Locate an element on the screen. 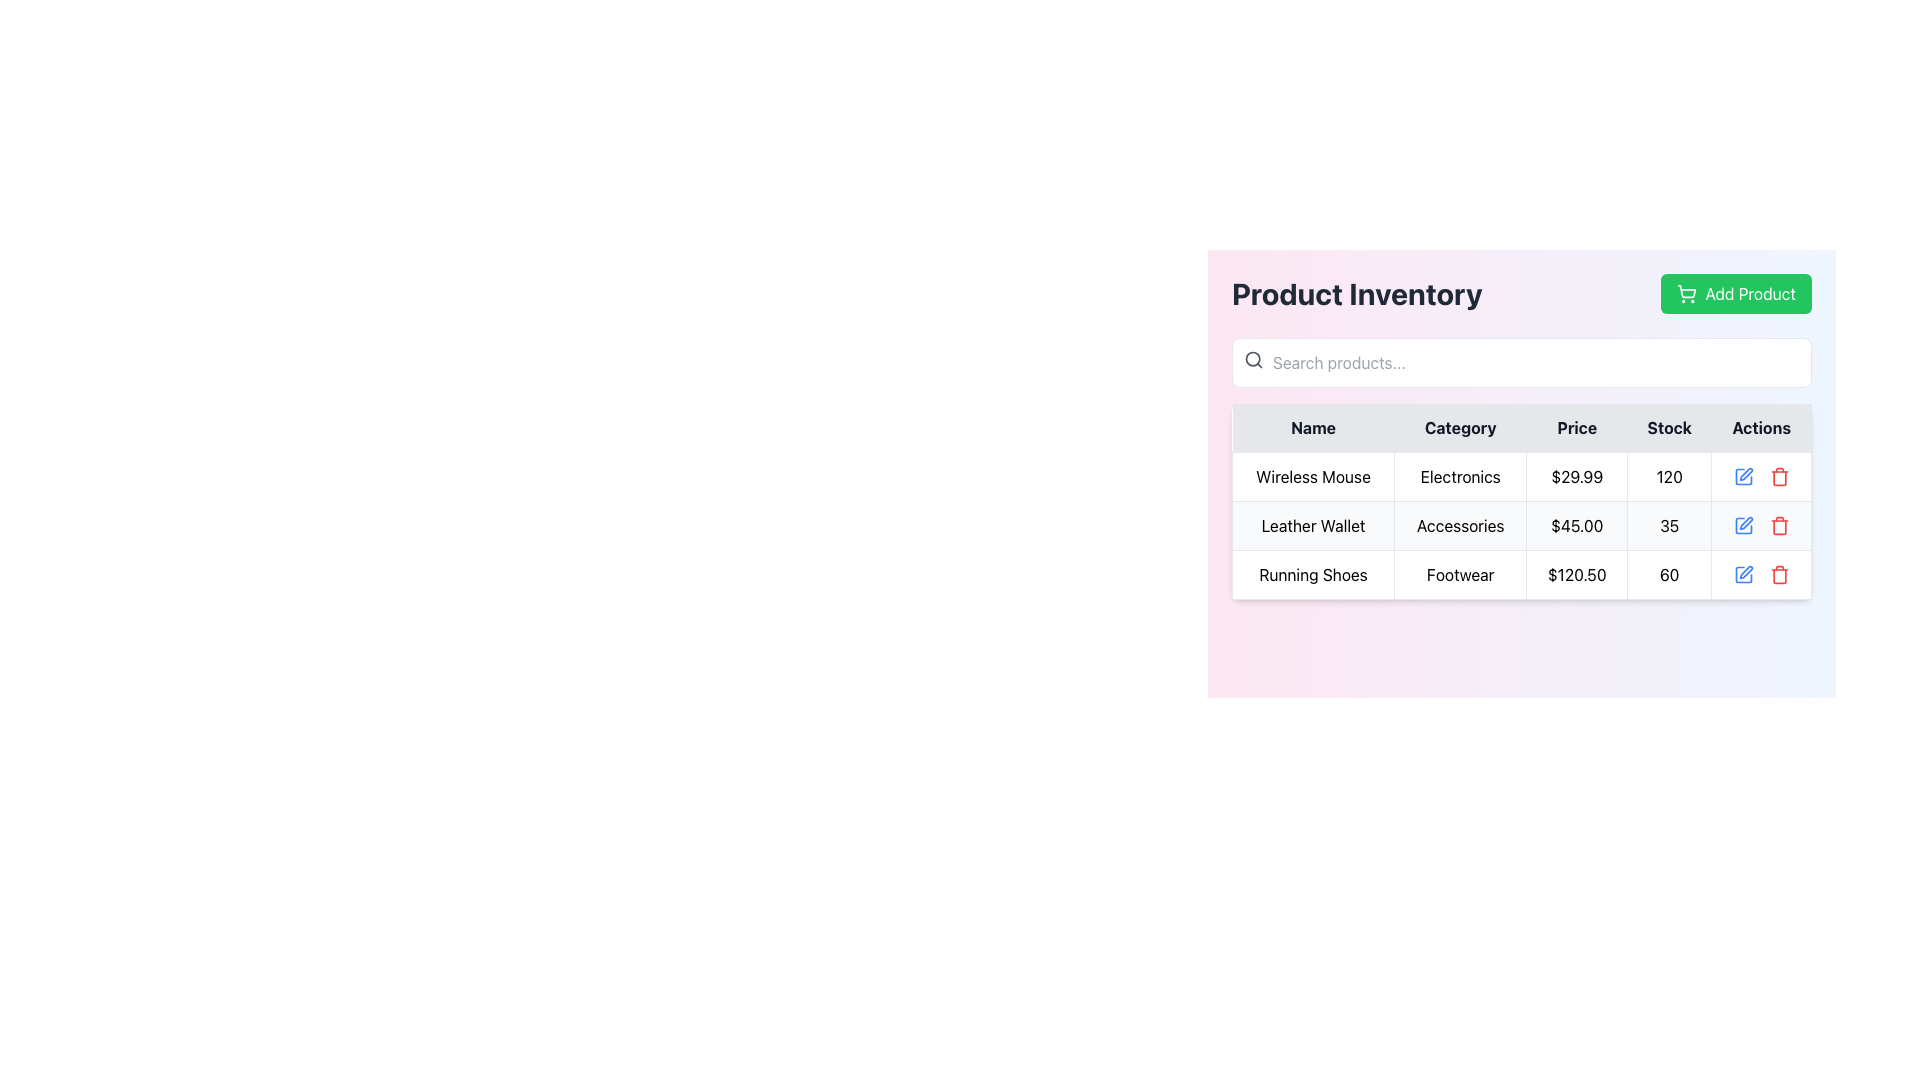  the 'Name' table header which is displayed in bold dark text on a gray background, located in the top-left corner of the table is located at coordinates (1313, 427).